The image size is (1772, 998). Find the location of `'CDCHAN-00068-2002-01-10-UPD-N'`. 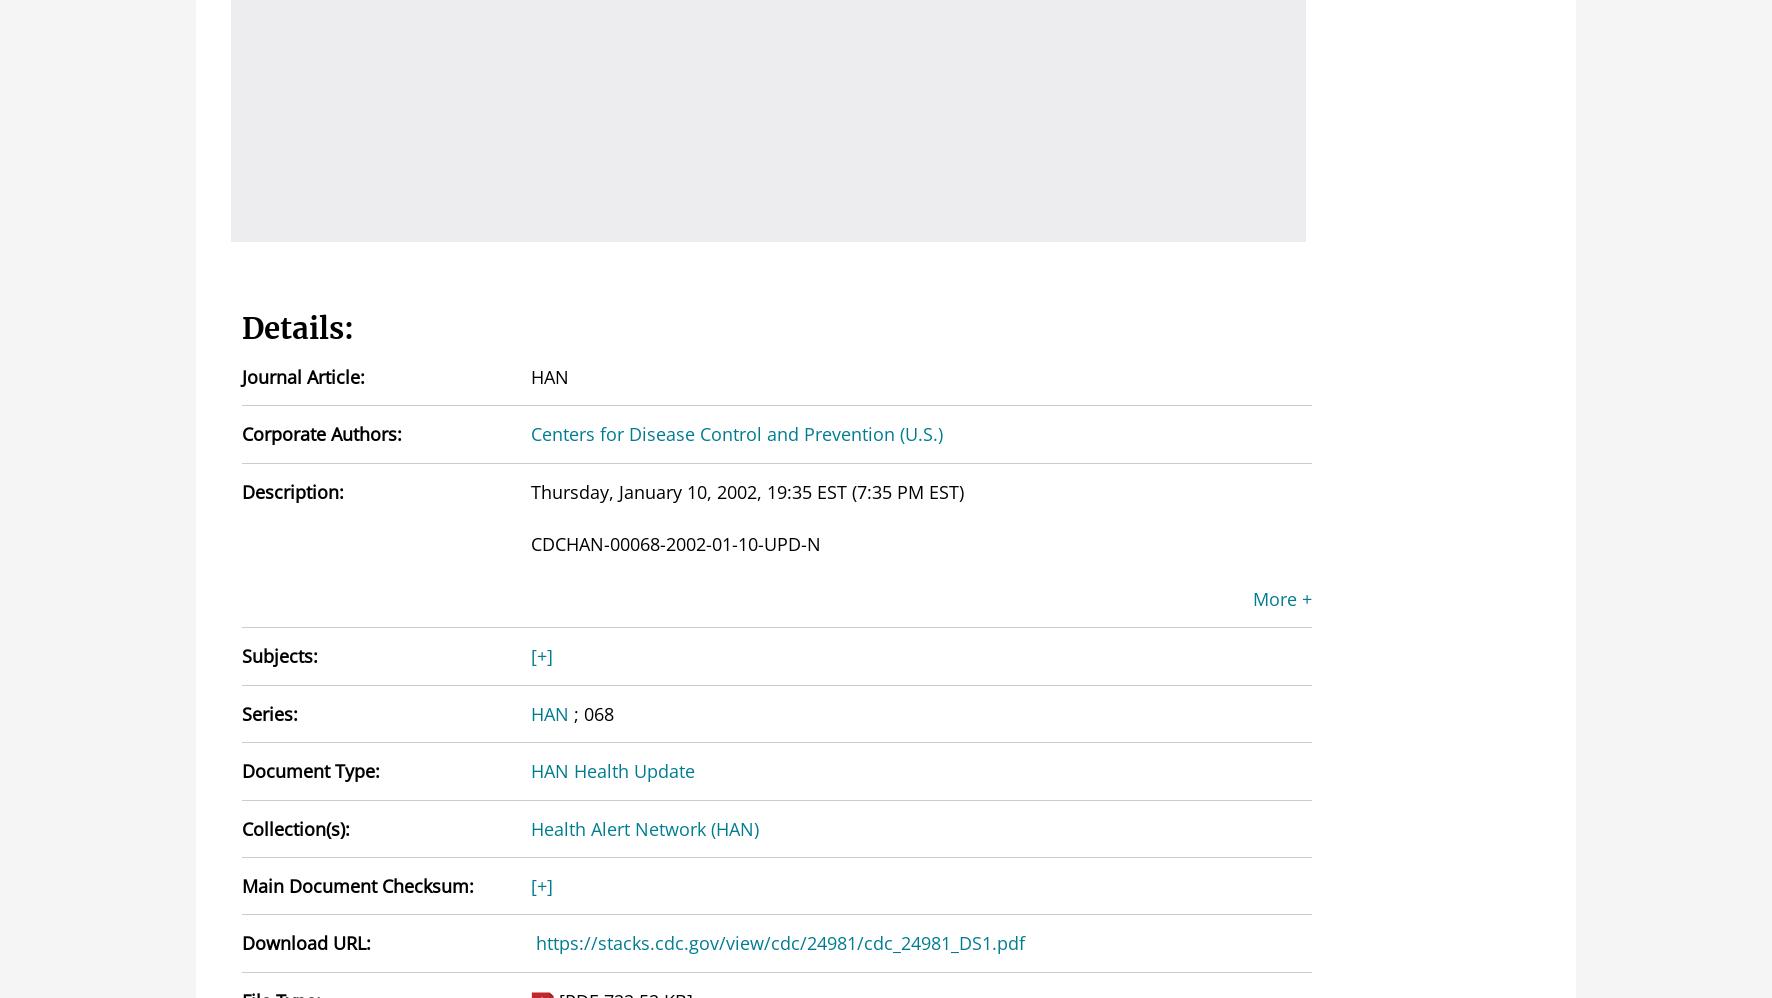

'CDCHAN-00068-2002-01-10-UPD-N' is located at coordinates (673, 544).